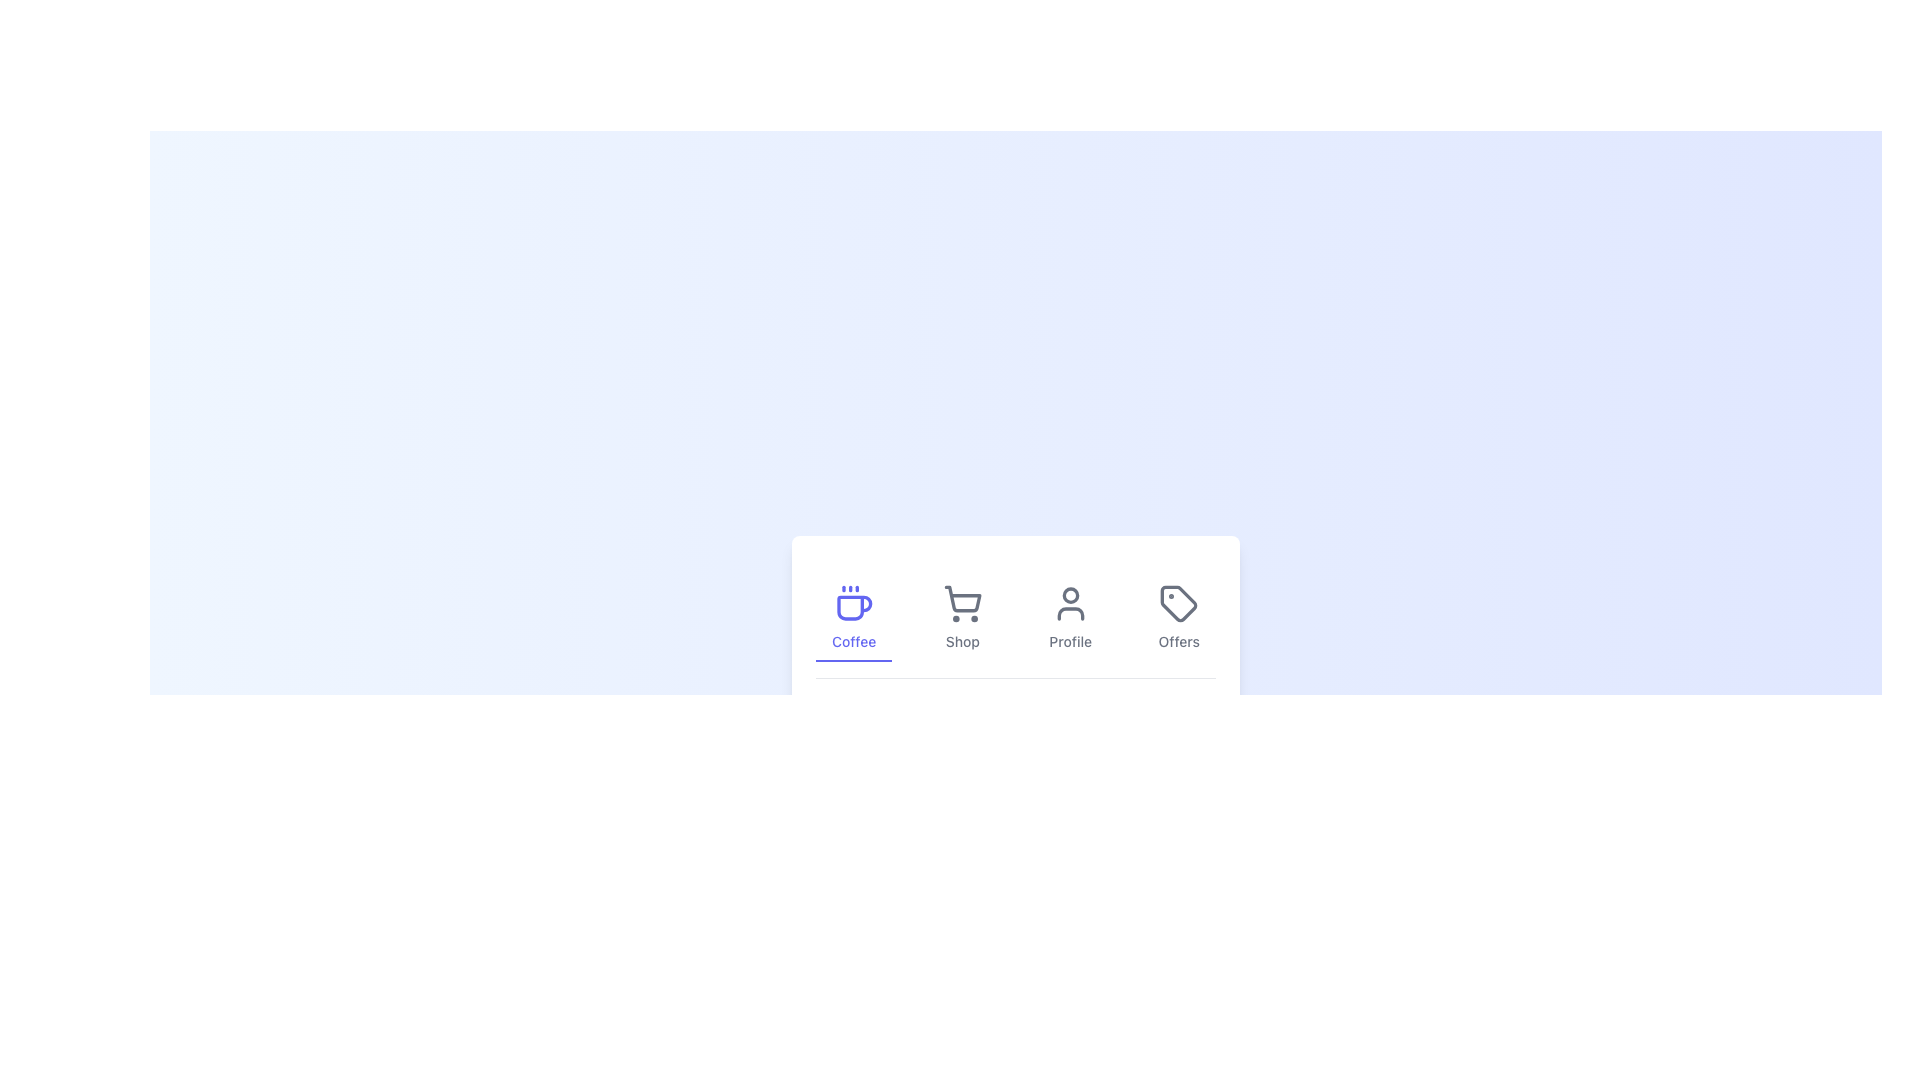 The height and width of the screenshot is (1080, 1920). What do you see at coordinates (1069, 617) in the screenshot?
I see `the user profile button, which features a person-like silhouette and 'Profile' text underneath` at bounding box center [1069, 617].